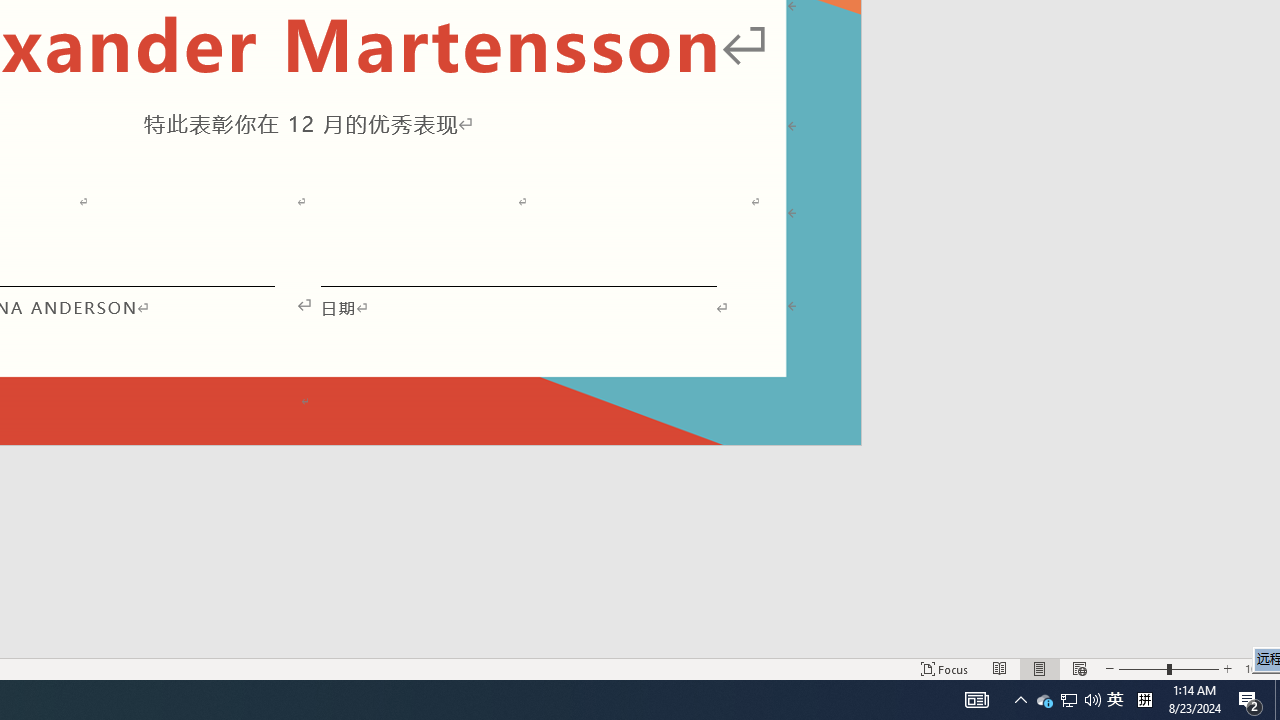 This screenshot has height=720, width=1280. Describe the element at coordinates (1067, 698) in the screenshot. I see `'Q2790: 100%'` at that location.